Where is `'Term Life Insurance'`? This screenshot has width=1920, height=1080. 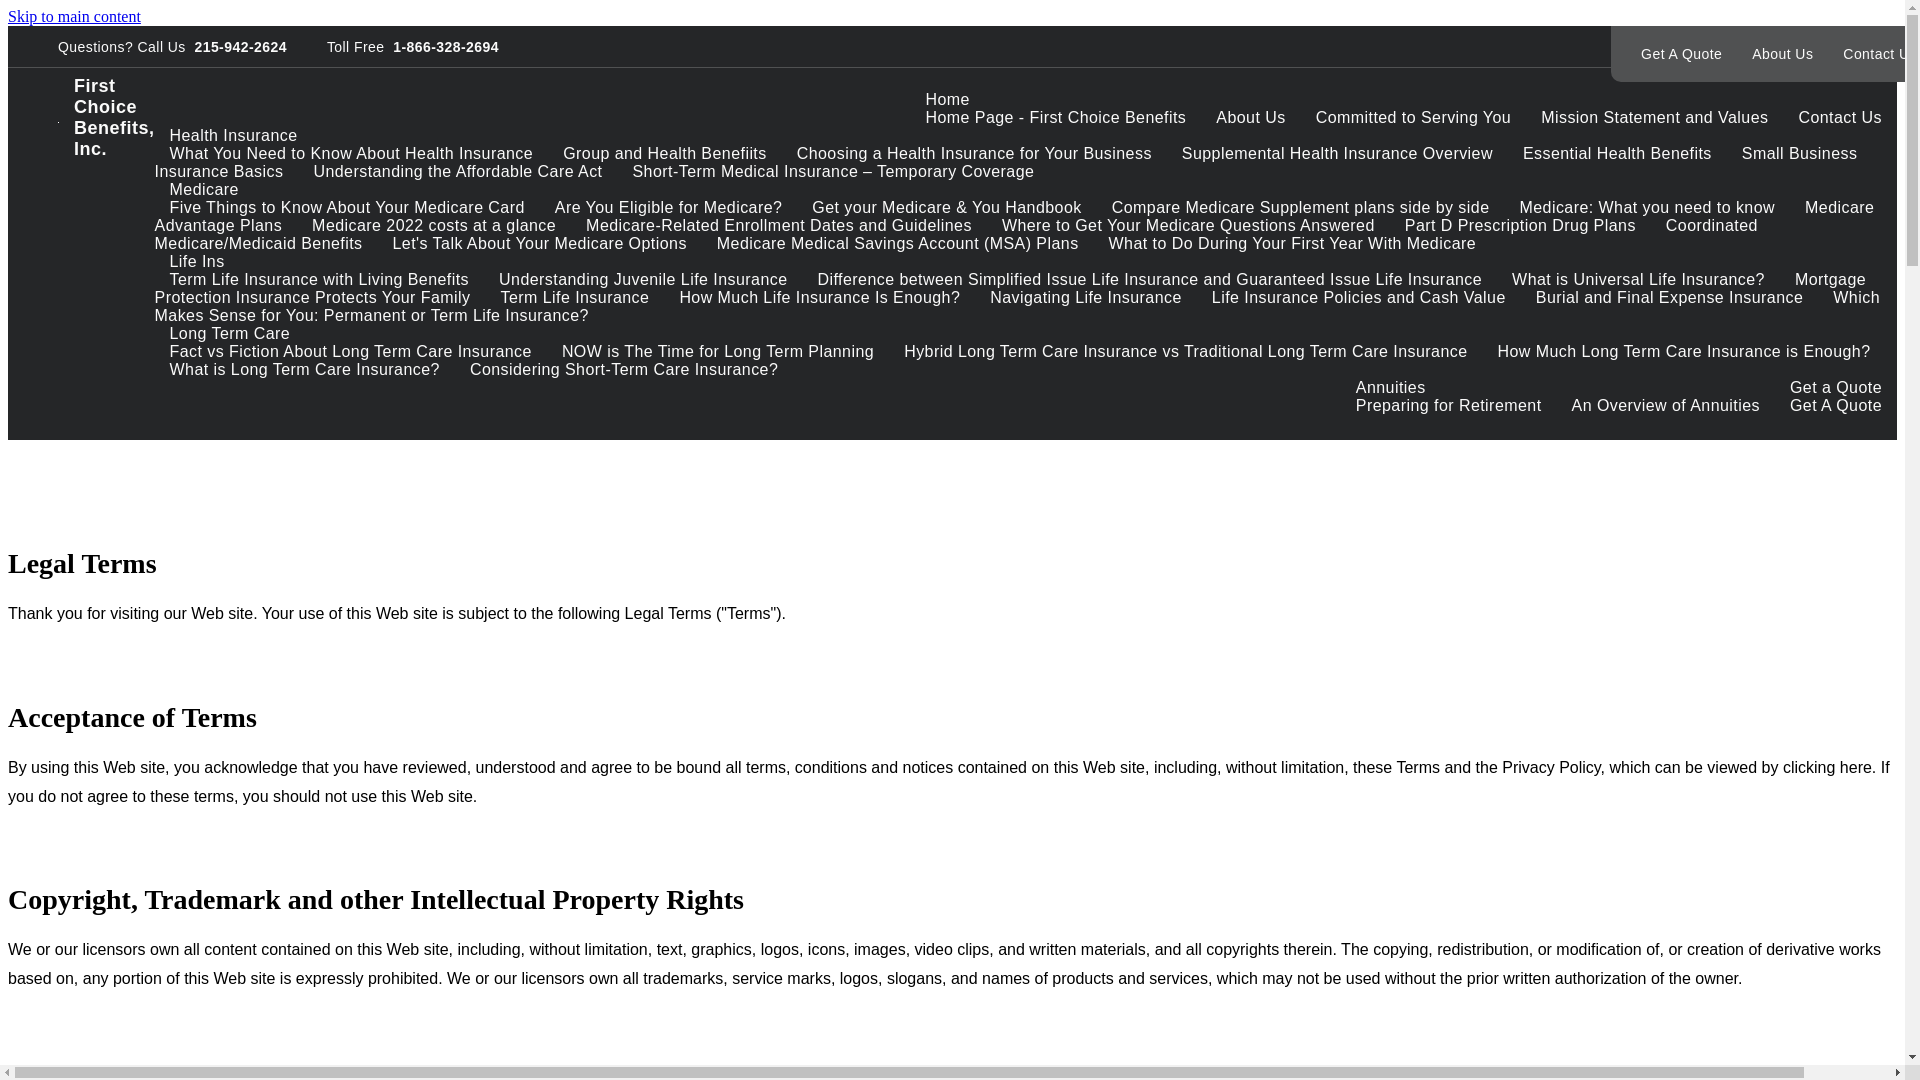
'Term Life Insurance' is located at coordinates (574, 297).